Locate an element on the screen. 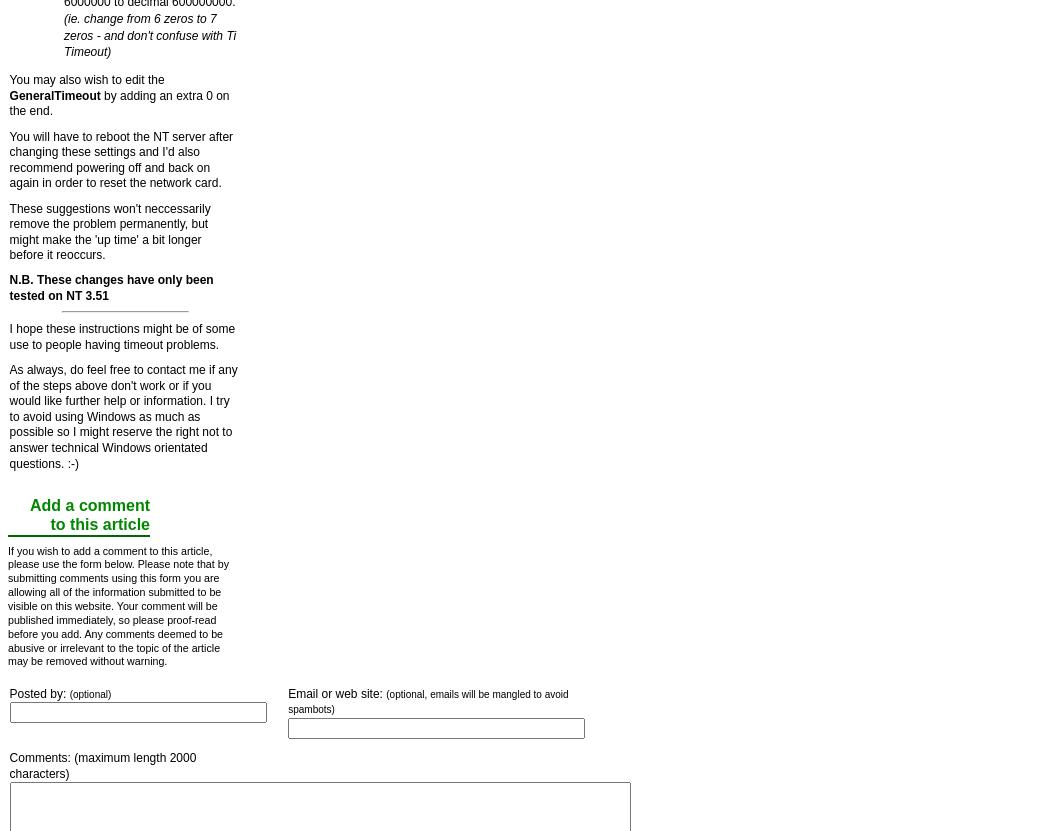 The image size is (1056, 831). 'by adding an extra 0 on the end.' is located at coordinates (118, 102).